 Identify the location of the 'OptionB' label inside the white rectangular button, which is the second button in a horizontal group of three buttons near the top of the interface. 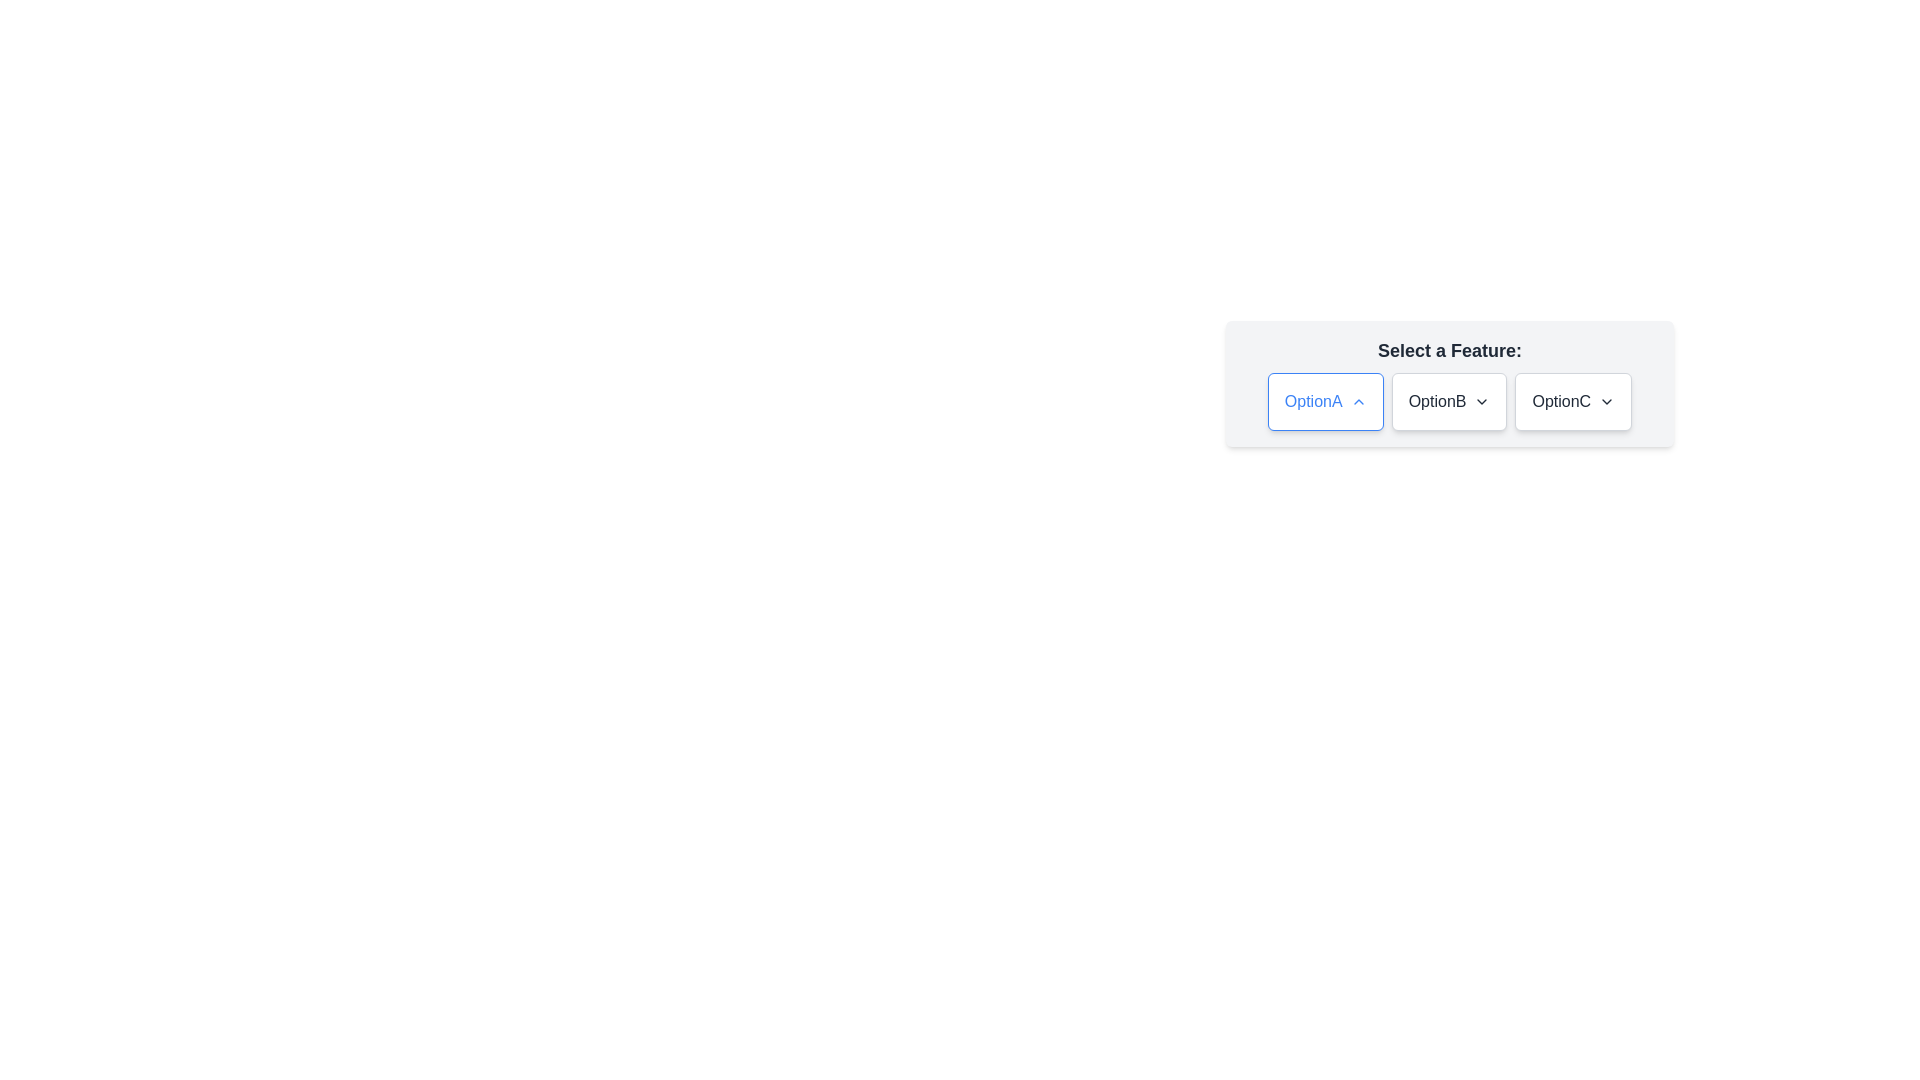
(1436, 401).